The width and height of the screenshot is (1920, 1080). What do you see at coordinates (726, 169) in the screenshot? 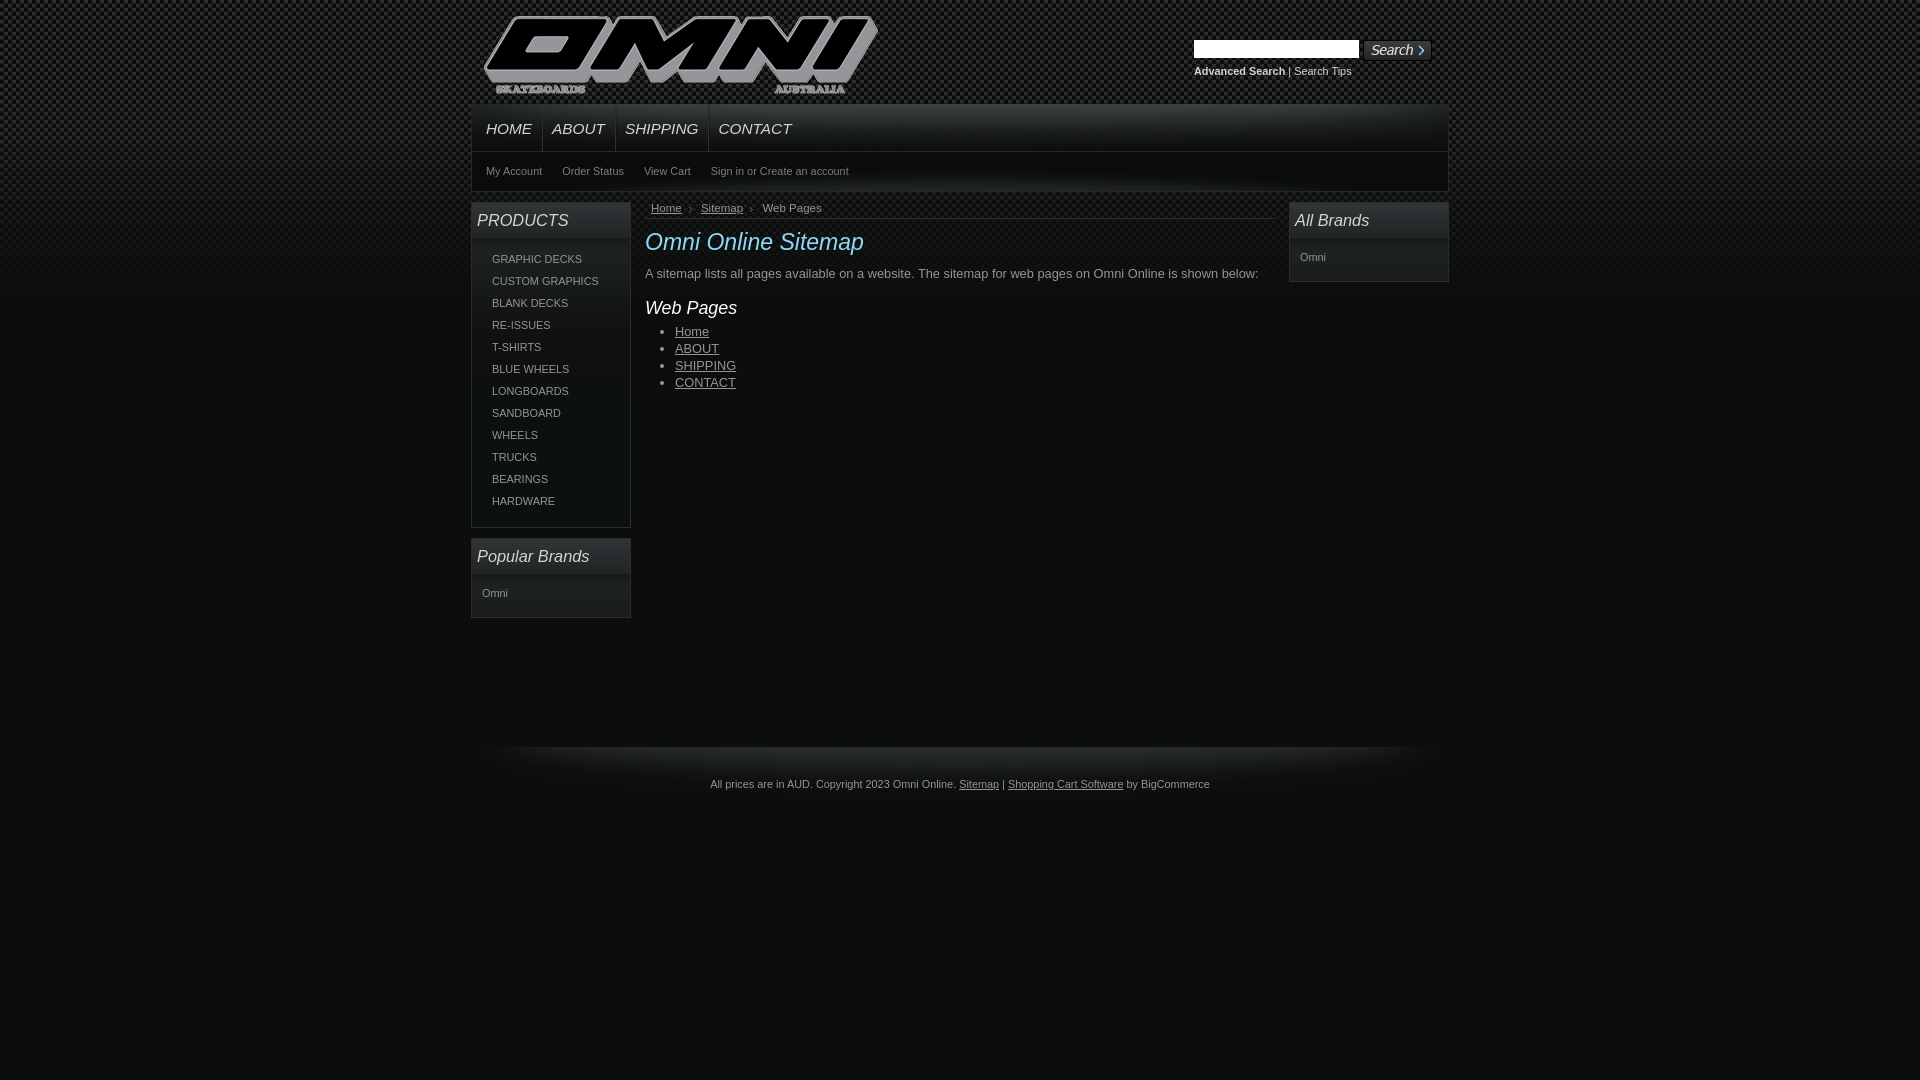
I see `'Sign in'` at bounding box center [726, 169].